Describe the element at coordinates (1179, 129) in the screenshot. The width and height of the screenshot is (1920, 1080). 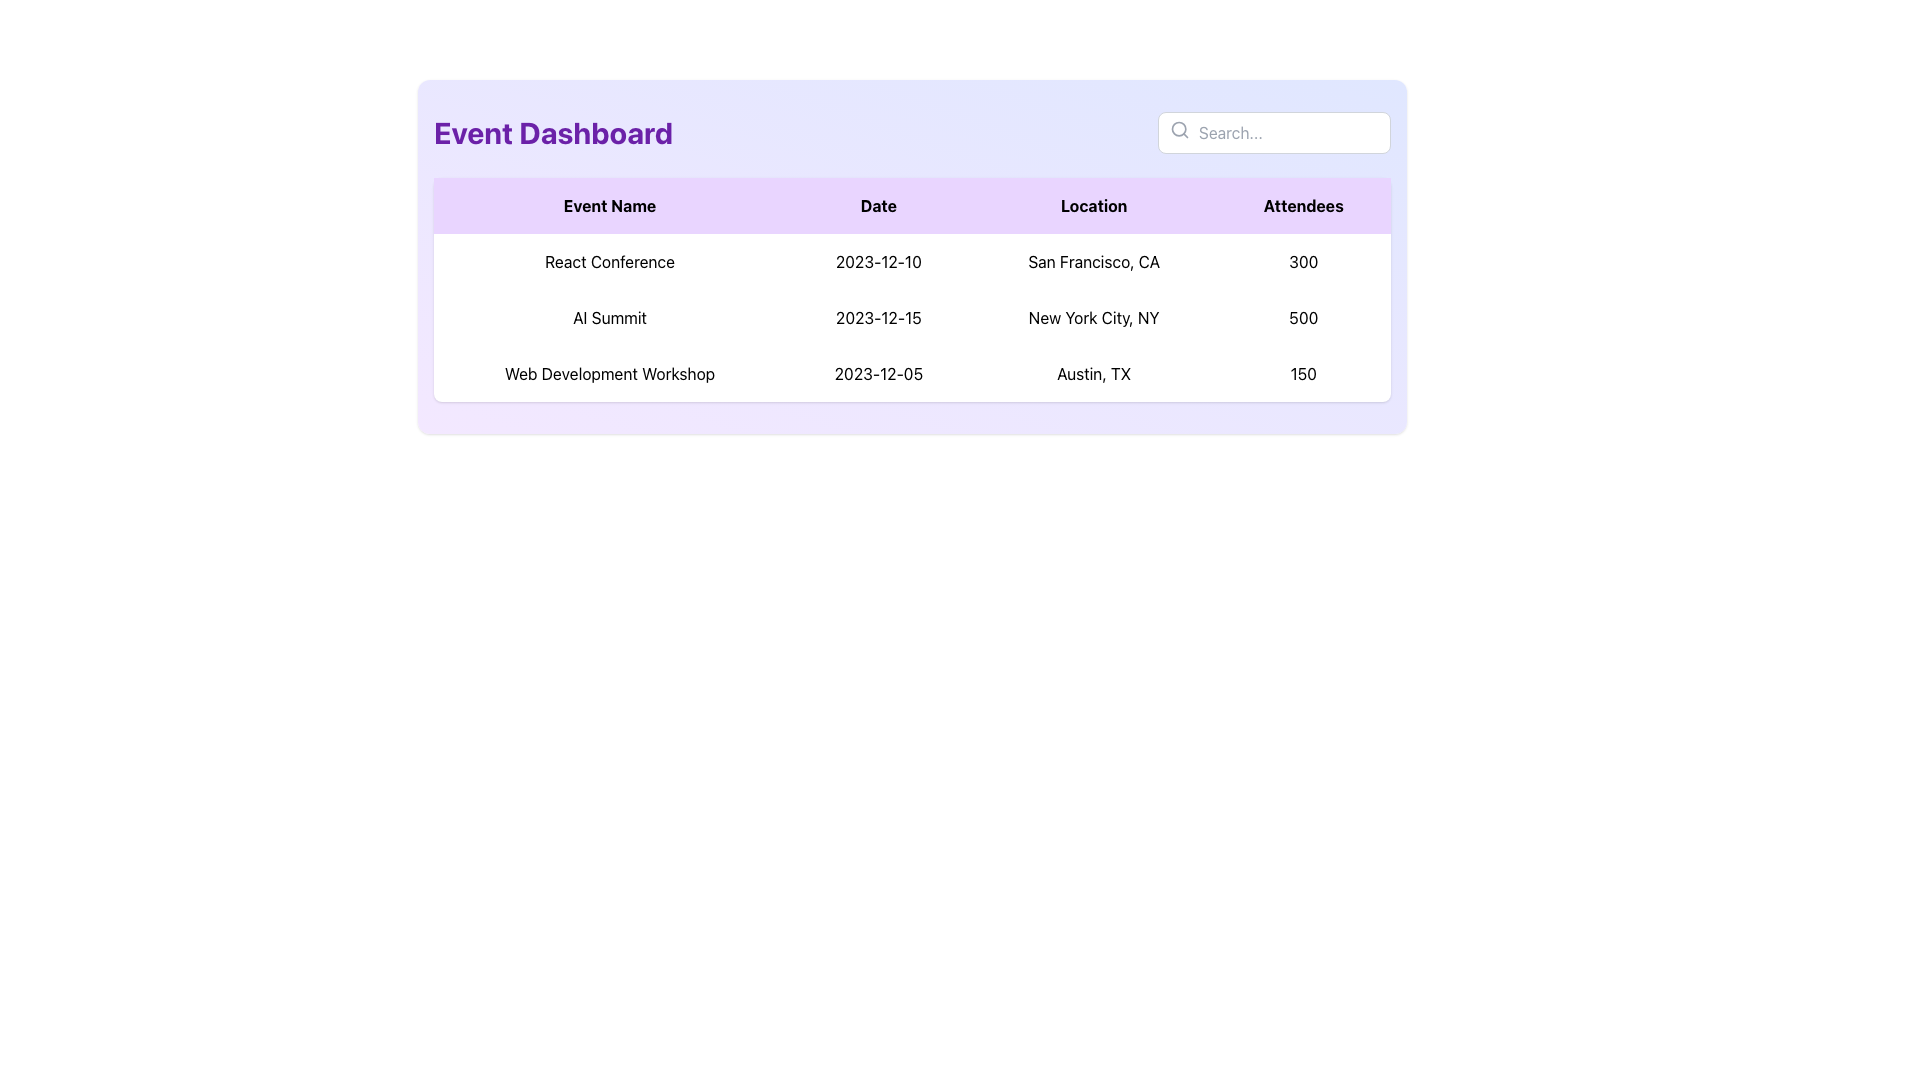
I see `the small circular decorative graphic element styled as a hollow circle with a dark outline, located inside the magnifying glass icon to the left of the search input field on the event dashboard layout` at that location.